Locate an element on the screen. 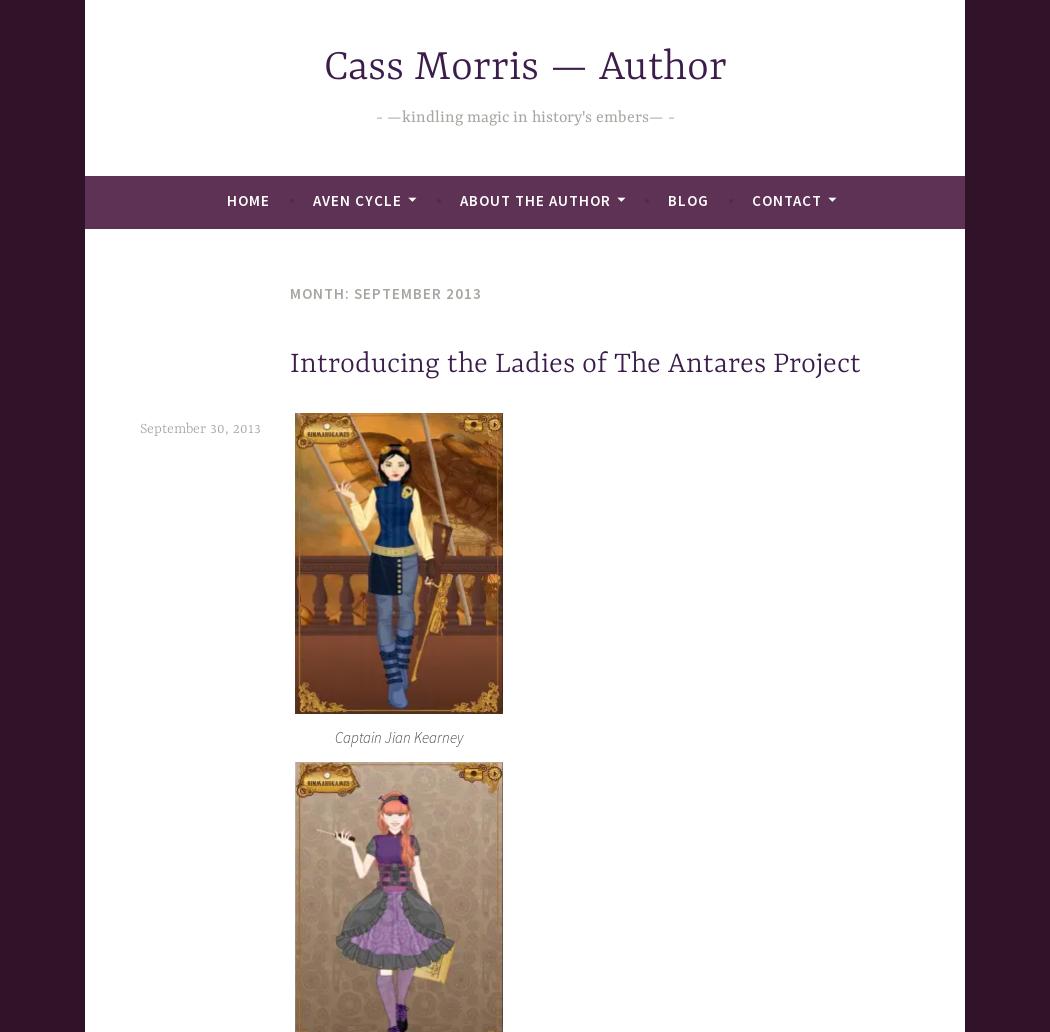 This screenshot has height=1032, width=1050. 'Introducing the Ladies of The Antares Project' is located at coordinates (574, 363).